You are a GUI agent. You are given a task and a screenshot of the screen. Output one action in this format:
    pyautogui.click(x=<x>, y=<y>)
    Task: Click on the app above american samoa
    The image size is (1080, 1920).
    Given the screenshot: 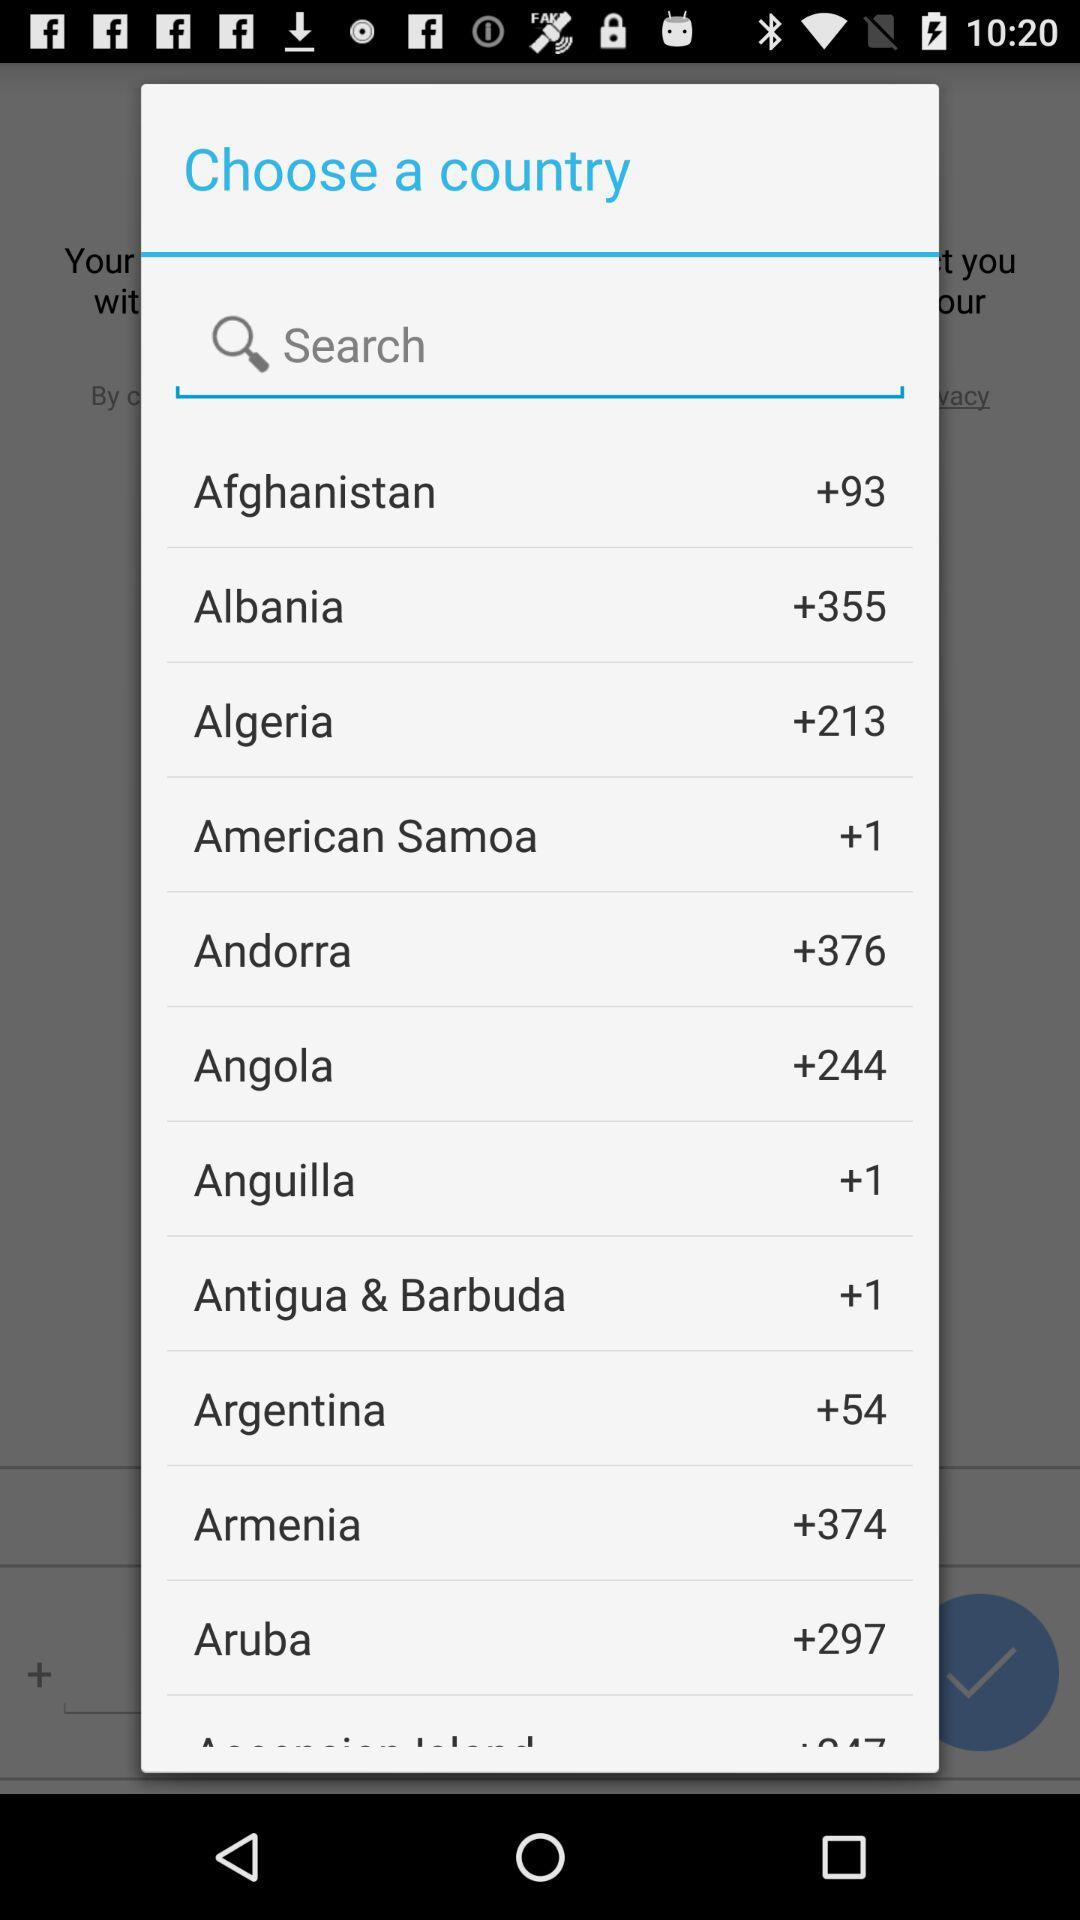 What is the action you would take?
    pyautogui.click(x=262, y=719)
    